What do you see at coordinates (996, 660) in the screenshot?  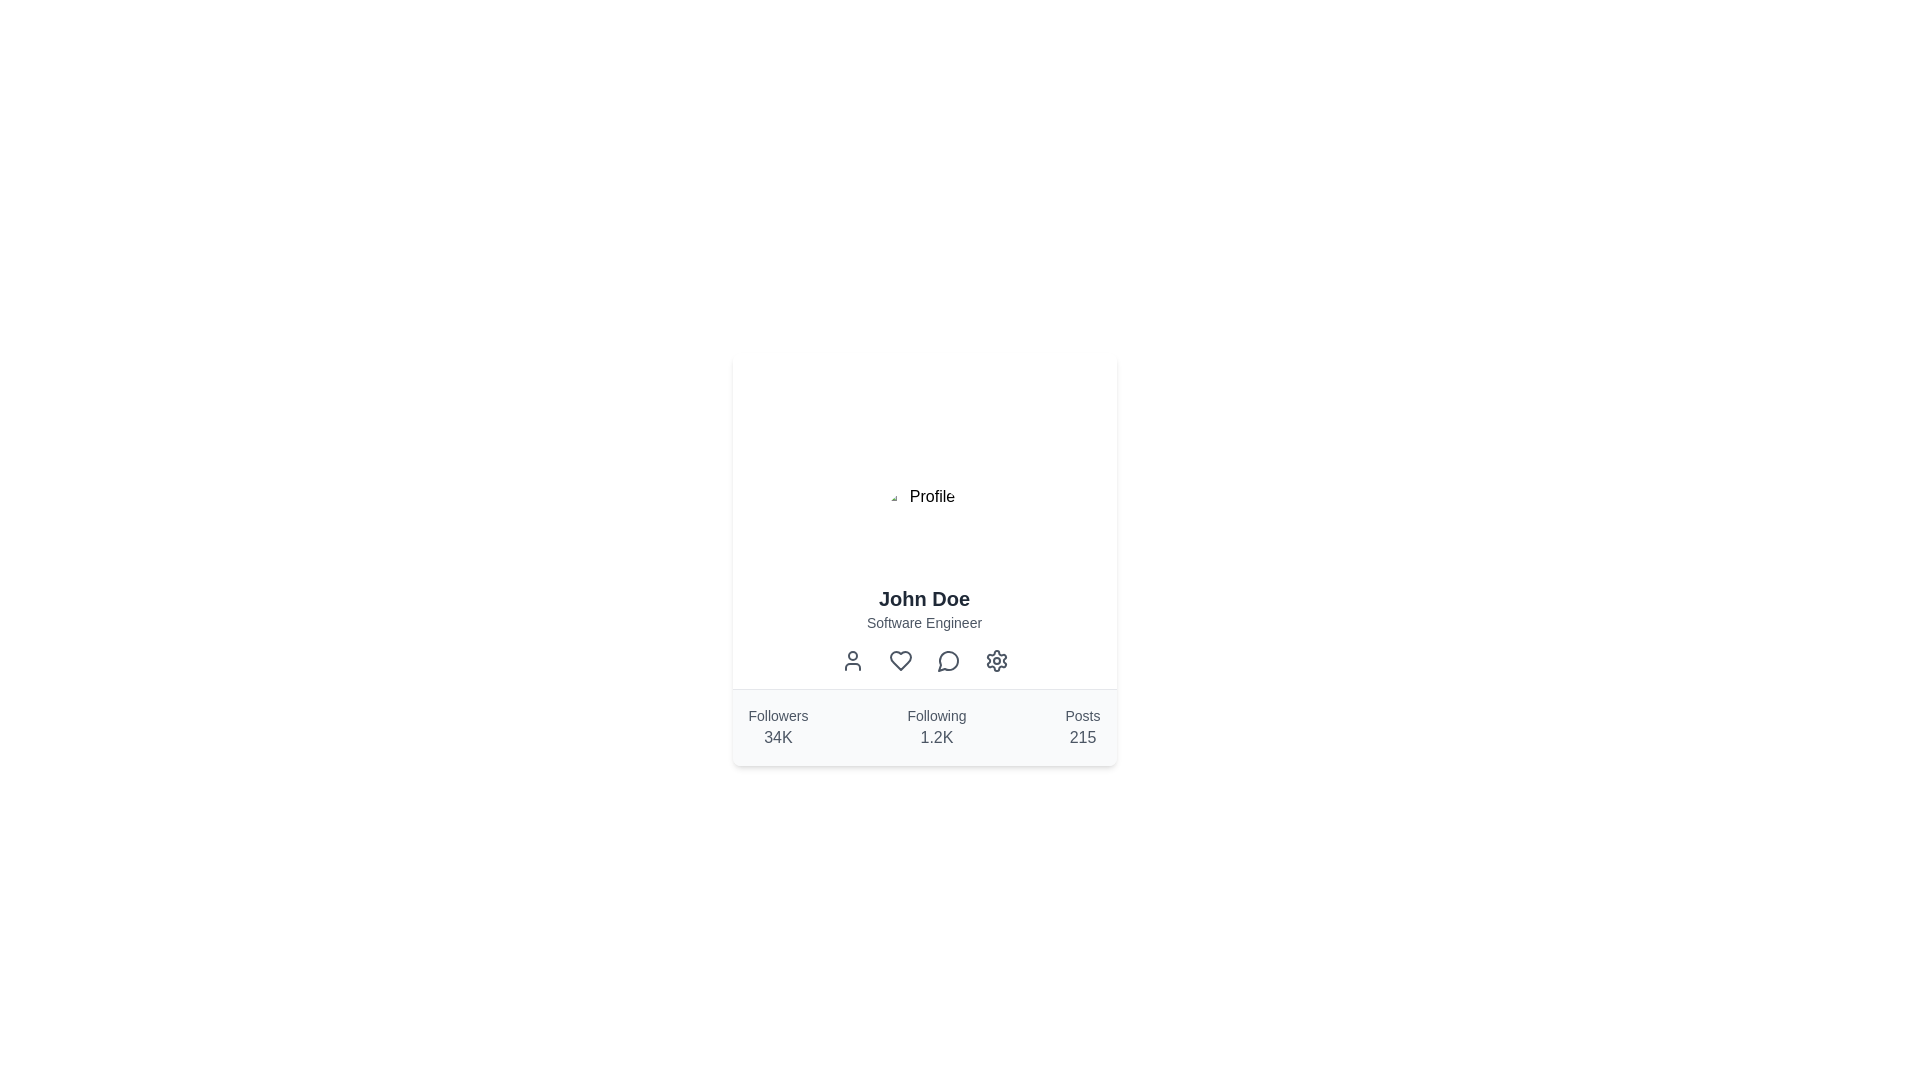 I see `the small gray cogwheel-shaped settings icon, which changes to green on hover, located to the right of the speech bubble icon beneath the profile section` at bounding box center [996, 660].